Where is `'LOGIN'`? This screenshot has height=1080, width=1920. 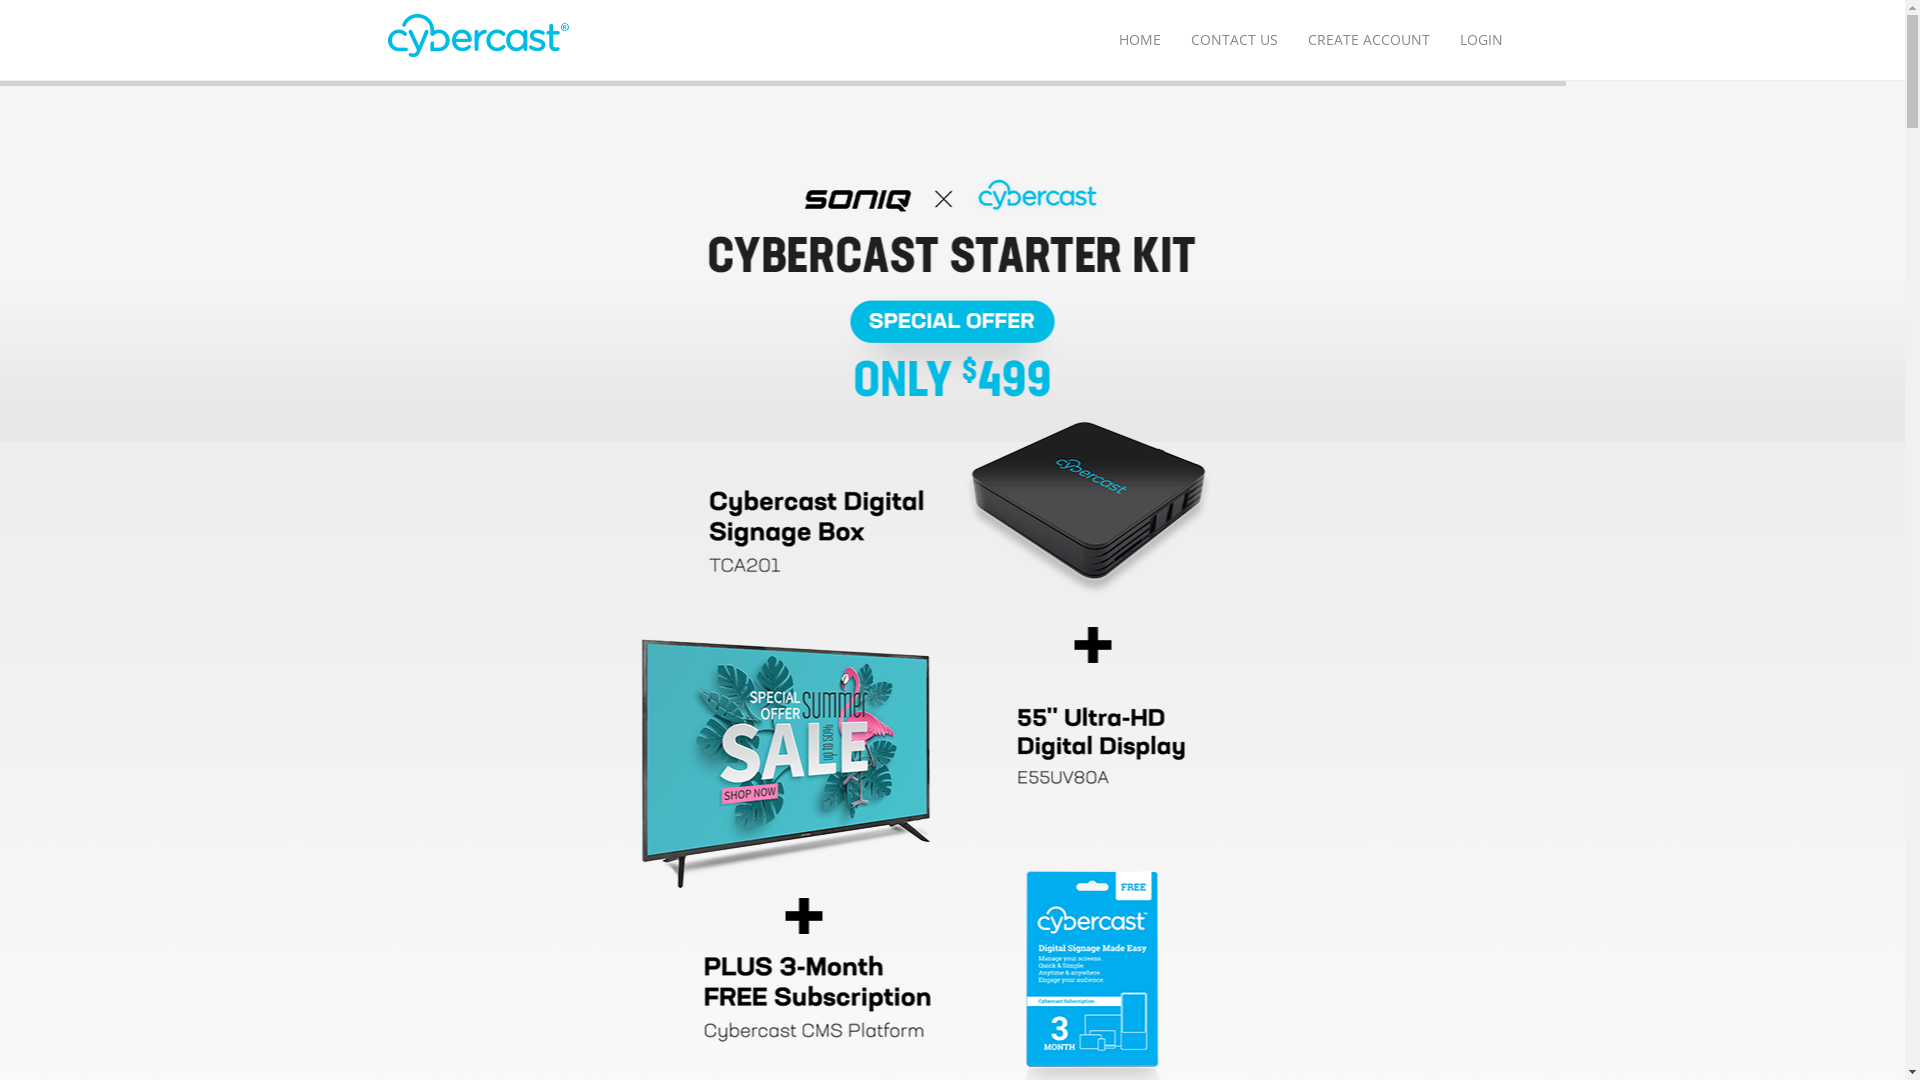
'LOGIN' is located at coordinates (1480, 39).